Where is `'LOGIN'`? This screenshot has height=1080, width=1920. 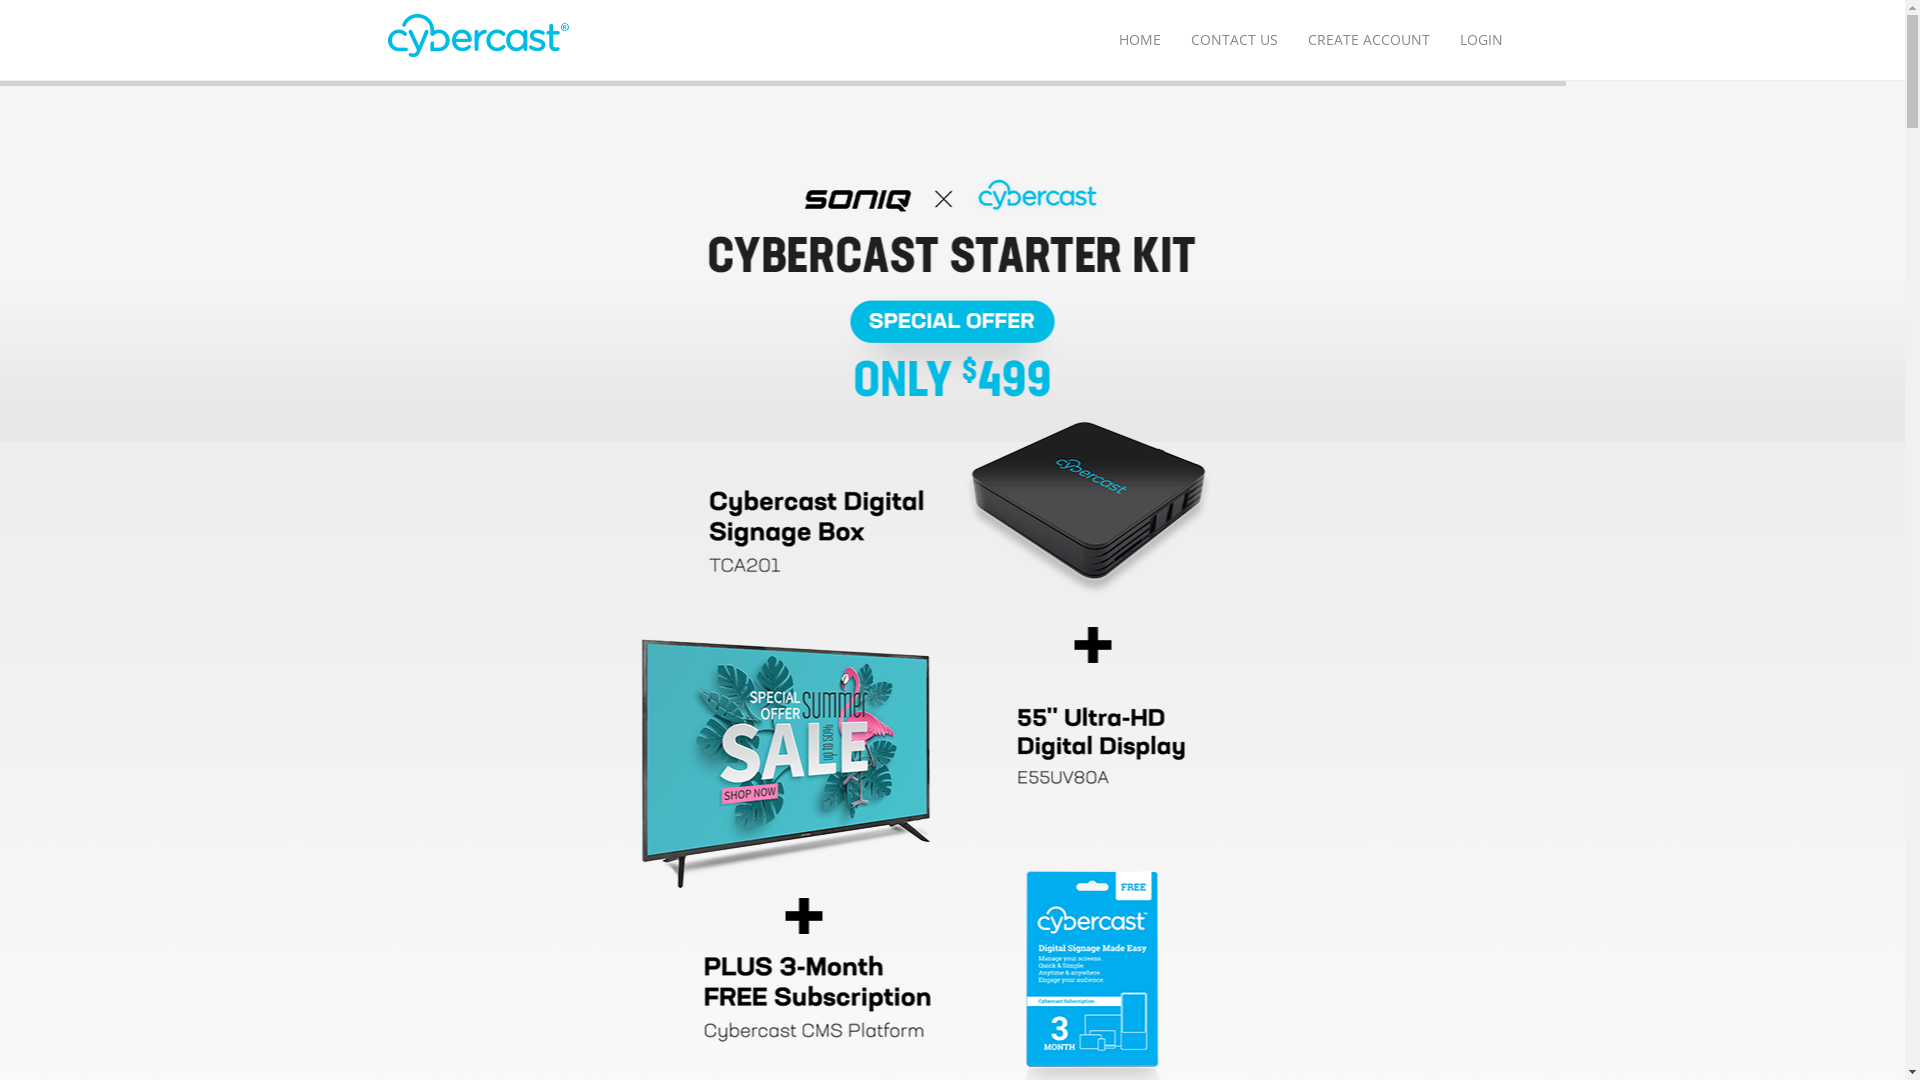
'LOGIN' is located at coordinates (1480, 39).